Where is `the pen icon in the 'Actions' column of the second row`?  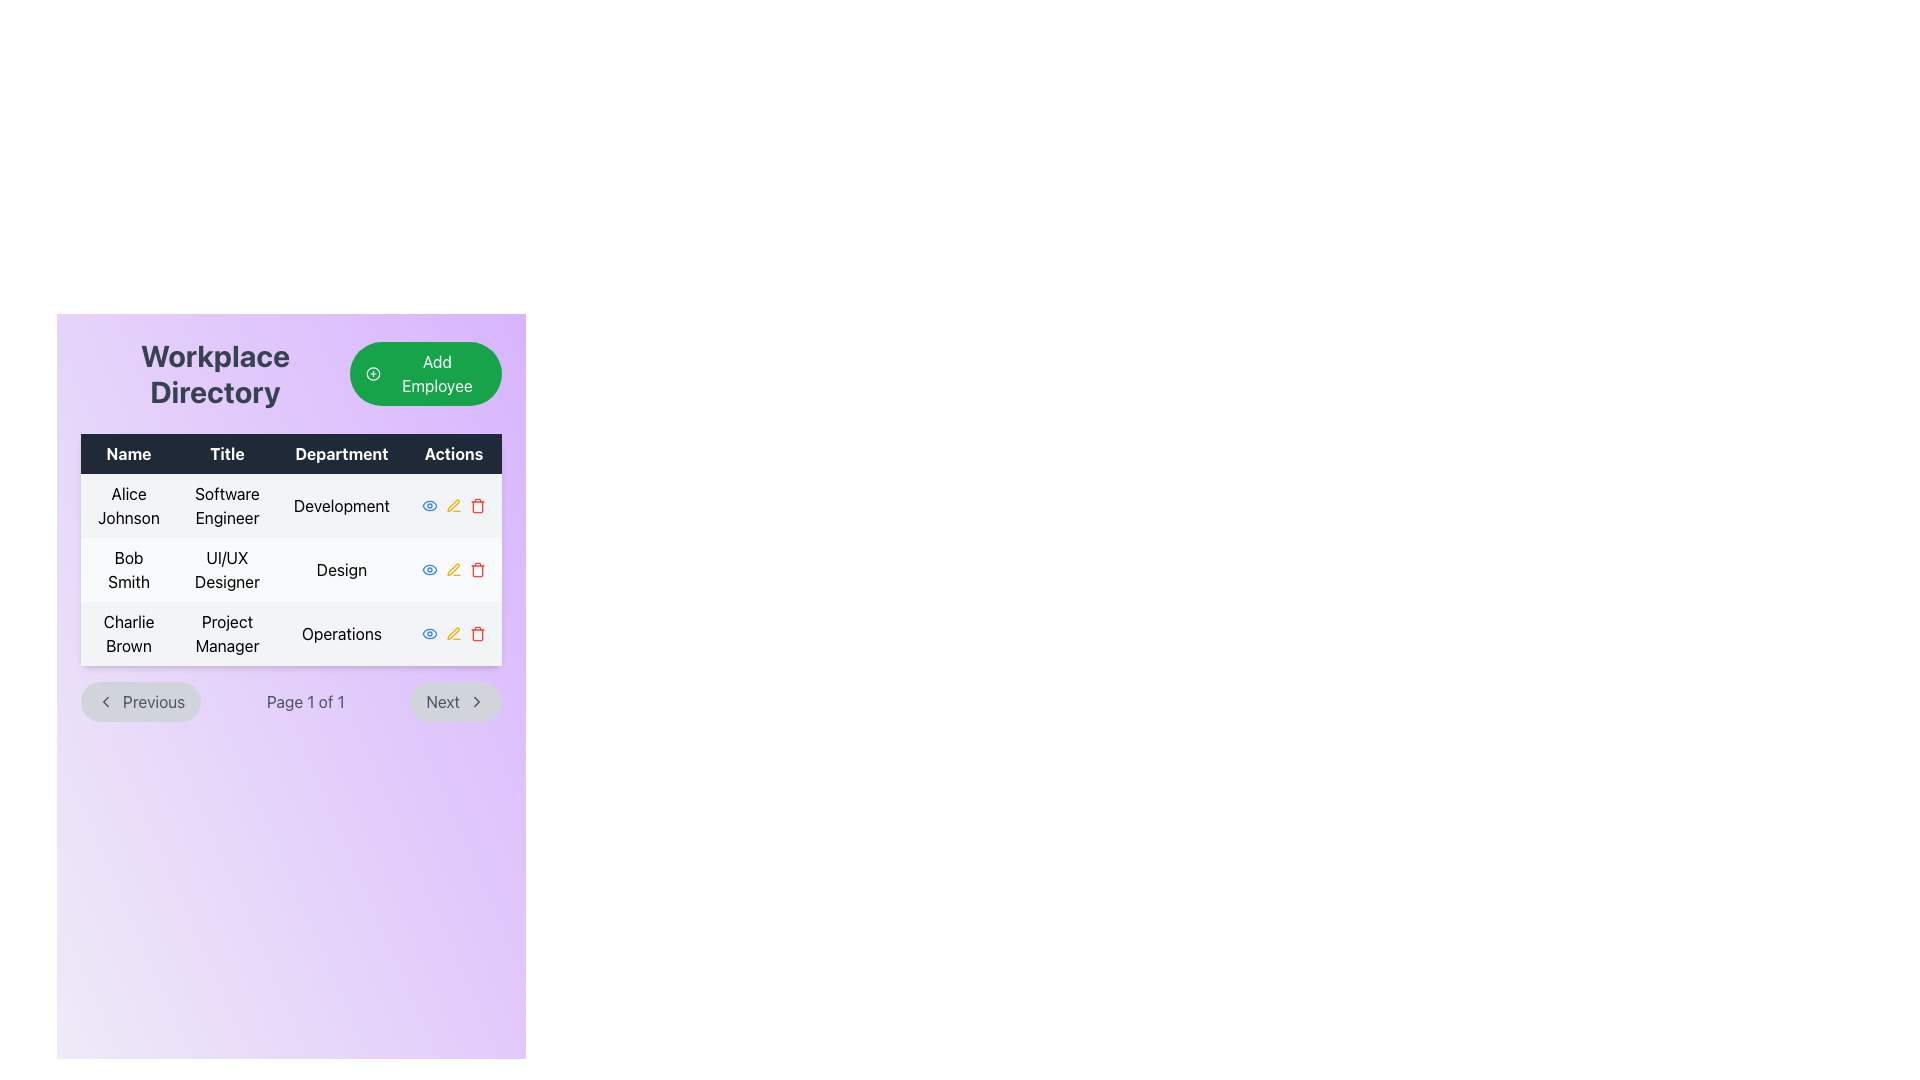
the pen icon in the 'Actions' column of the second row is located at coordinates (452, 569).